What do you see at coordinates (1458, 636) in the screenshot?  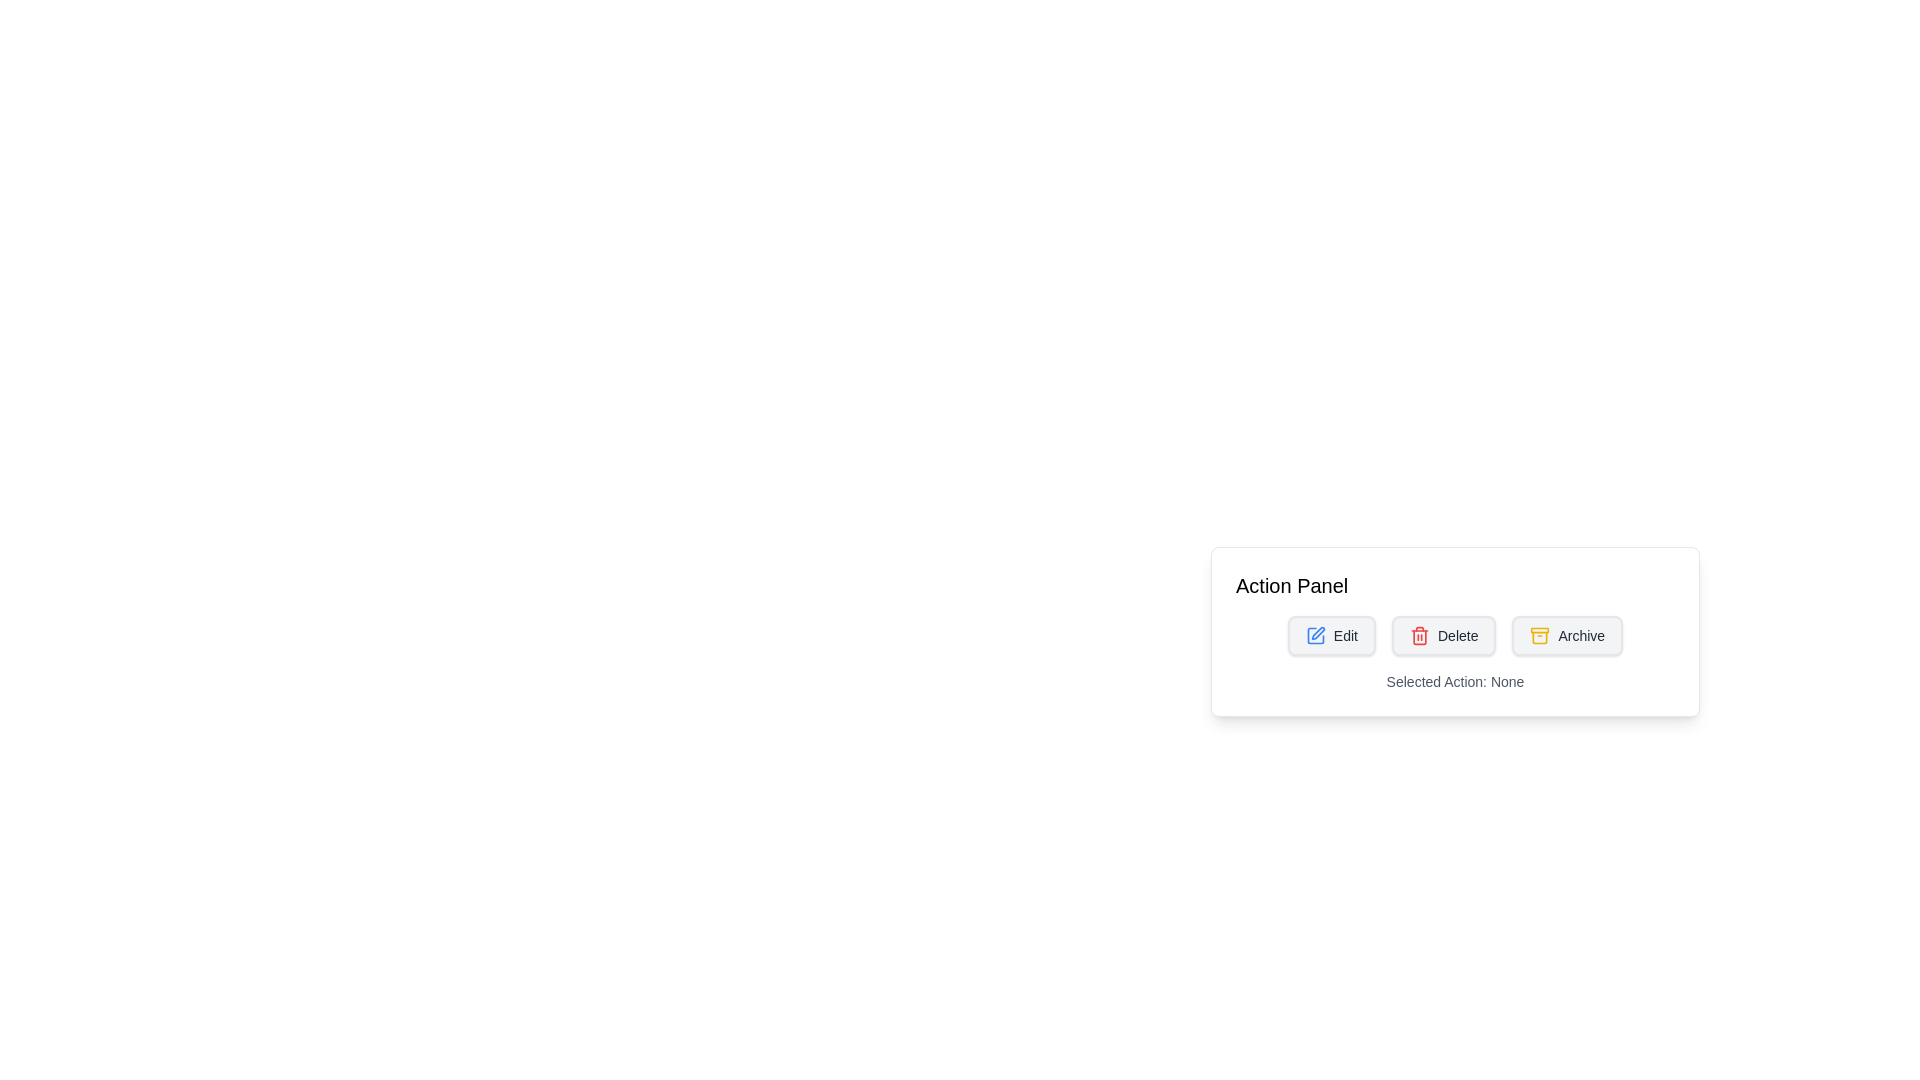 I see `the Text label that represents a delete action, positioned between the 'Edit' and 'Archive' buttons in the 'Action Panel'` at bounding box center [1458, 636].